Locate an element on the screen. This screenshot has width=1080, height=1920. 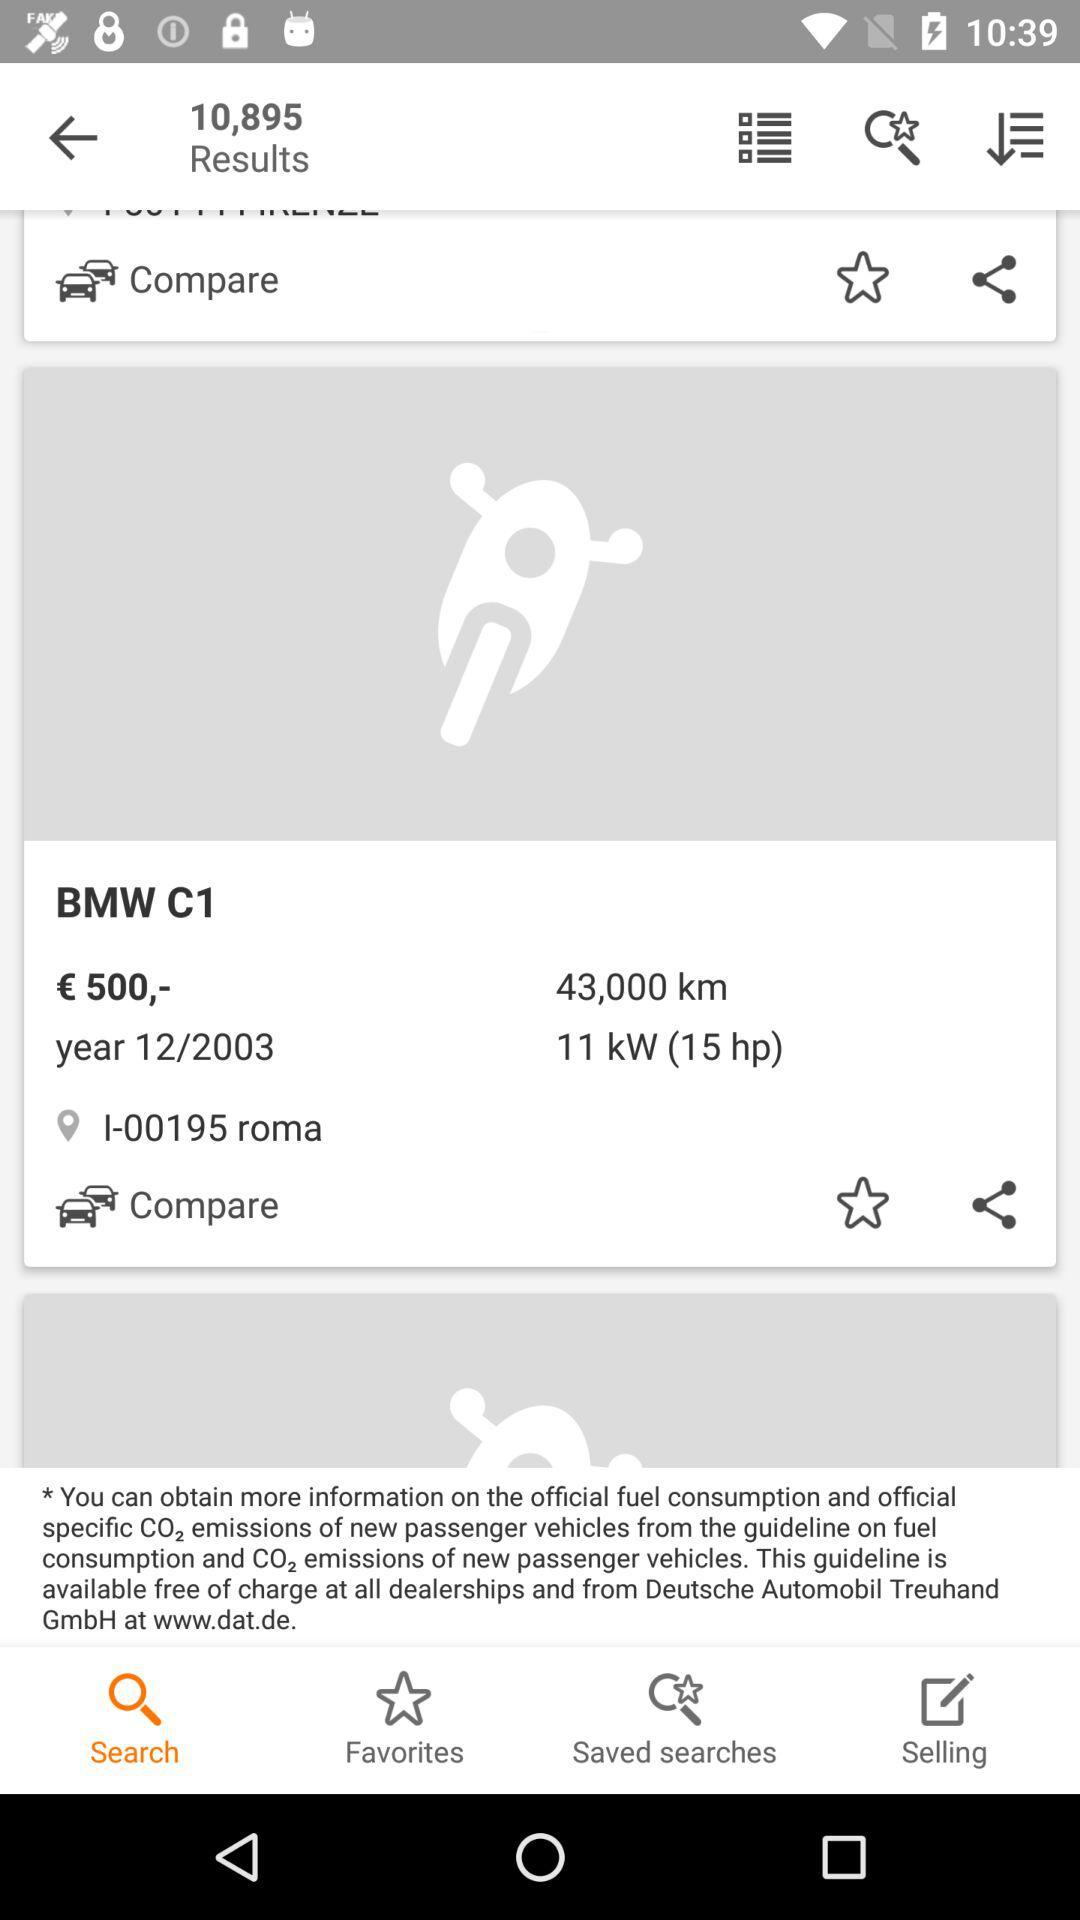
the option favorites at the bottom of the screen is located at coordinates (405, 1719).